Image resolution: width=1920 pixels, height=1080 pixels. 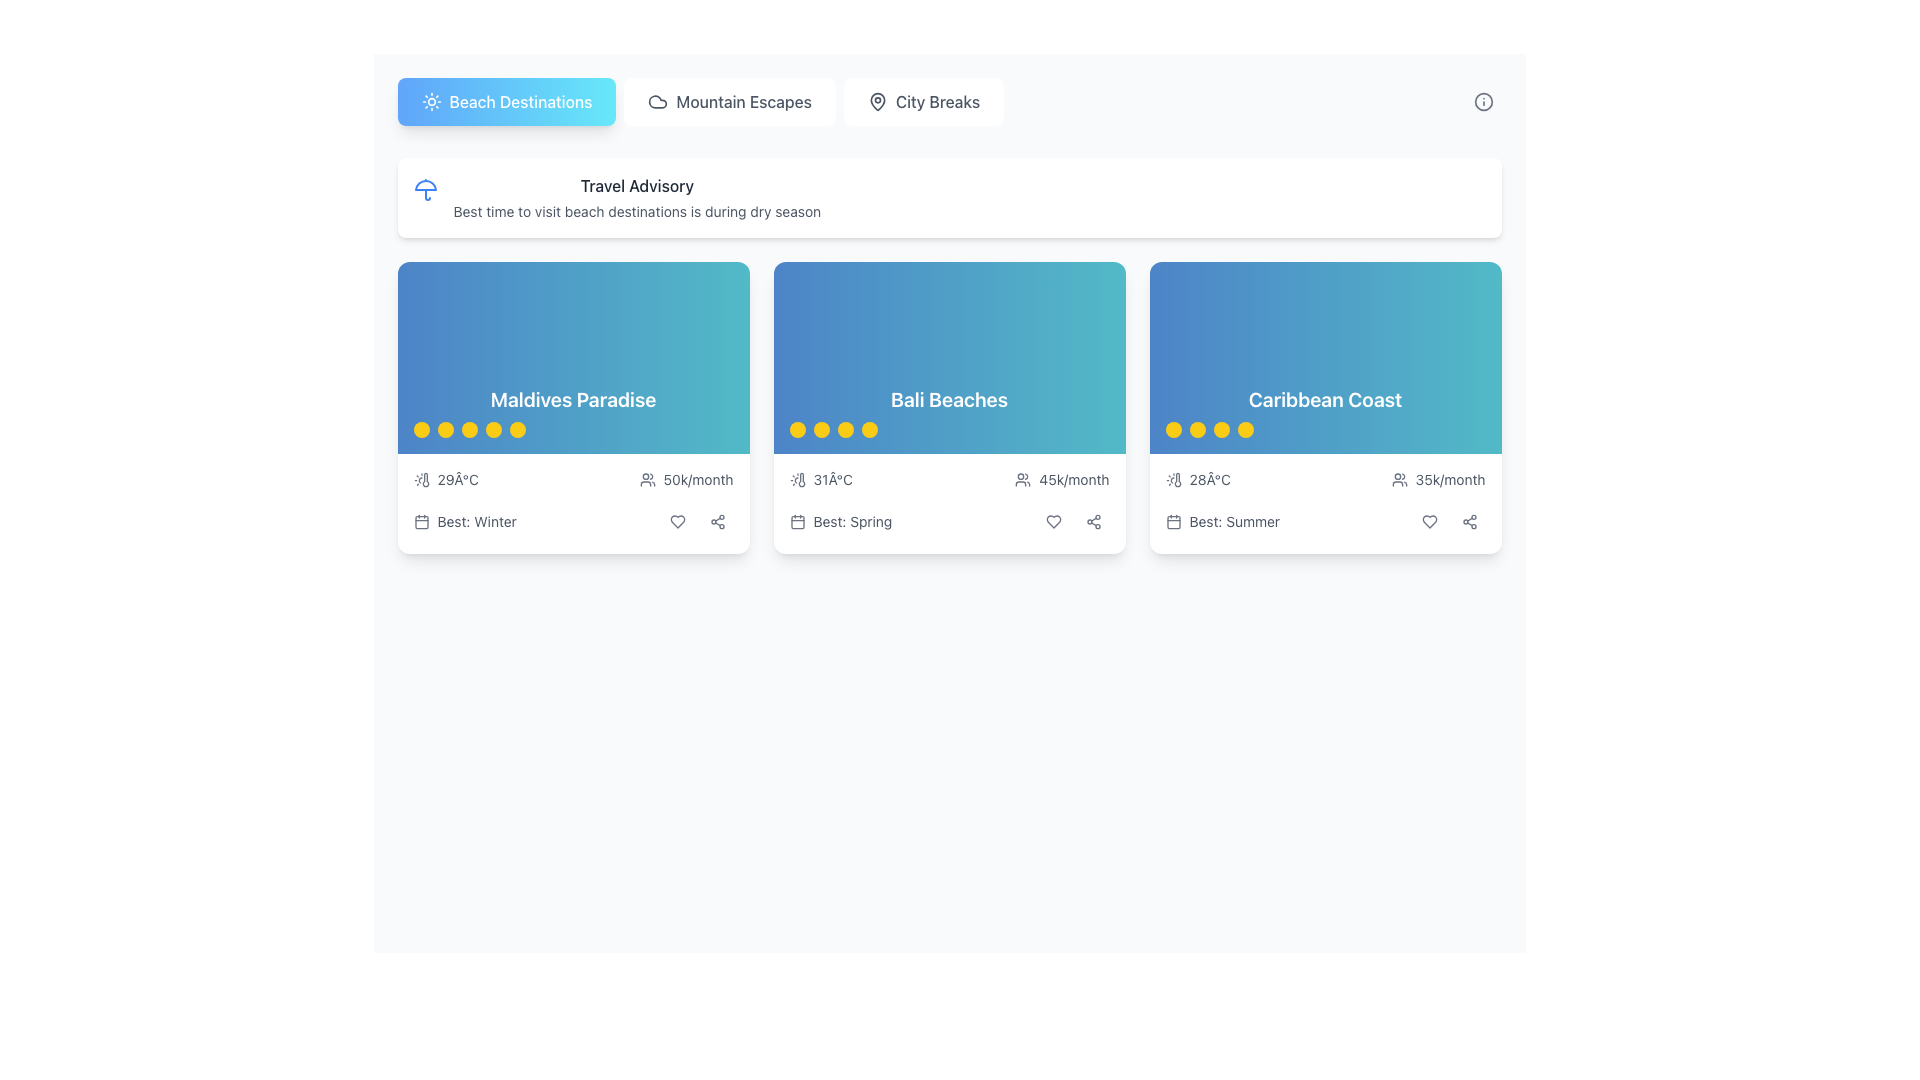 I want to click on the text label displaying the title 'Caribbean Coast', which is located at the top section of the card, so click(x=1325, y=400).